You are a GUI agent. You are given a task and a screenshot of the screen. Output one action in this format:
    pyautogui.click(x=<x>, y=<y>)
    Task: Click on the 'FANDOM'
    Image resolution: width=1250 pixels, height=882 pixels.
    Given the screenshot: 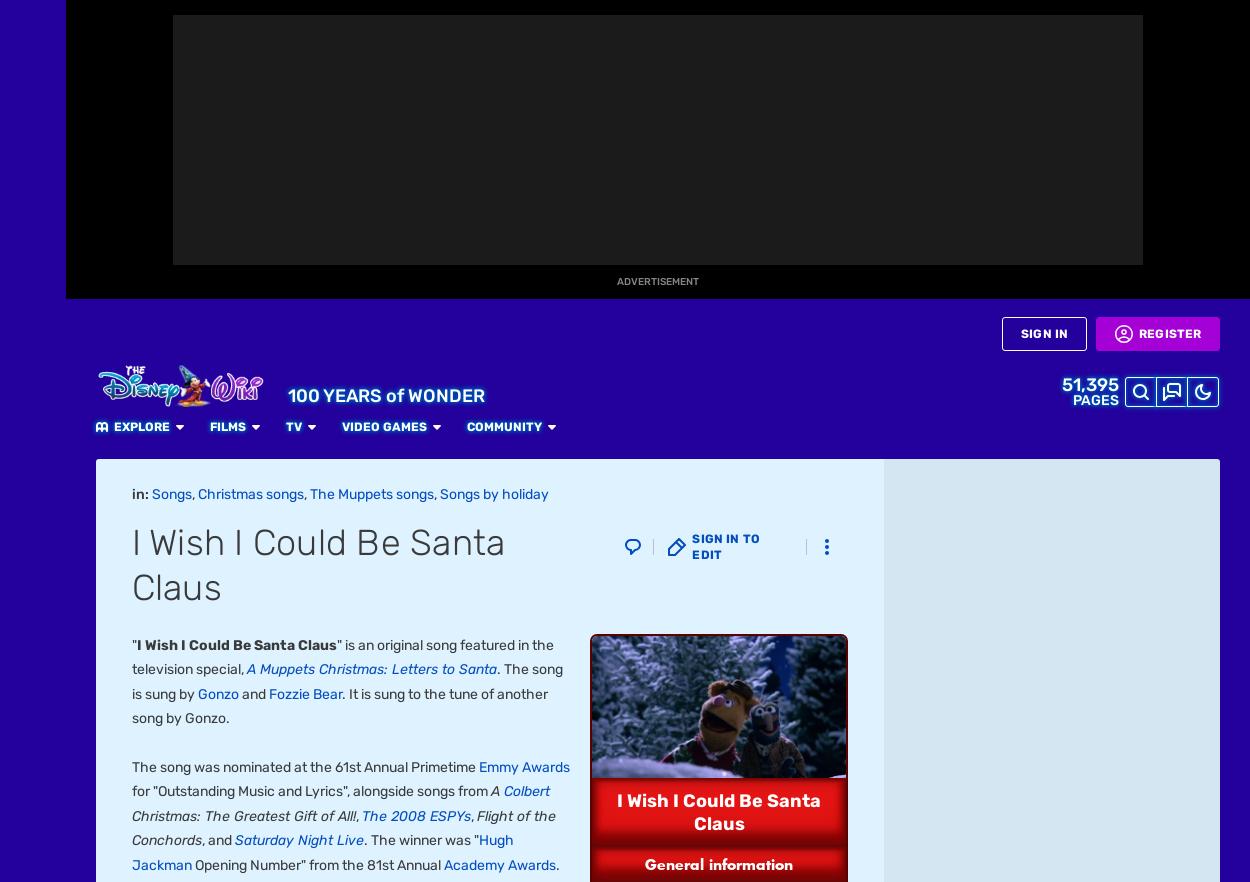 What is the action you would take?
    pyautogui.click(x=33, y=67)
    